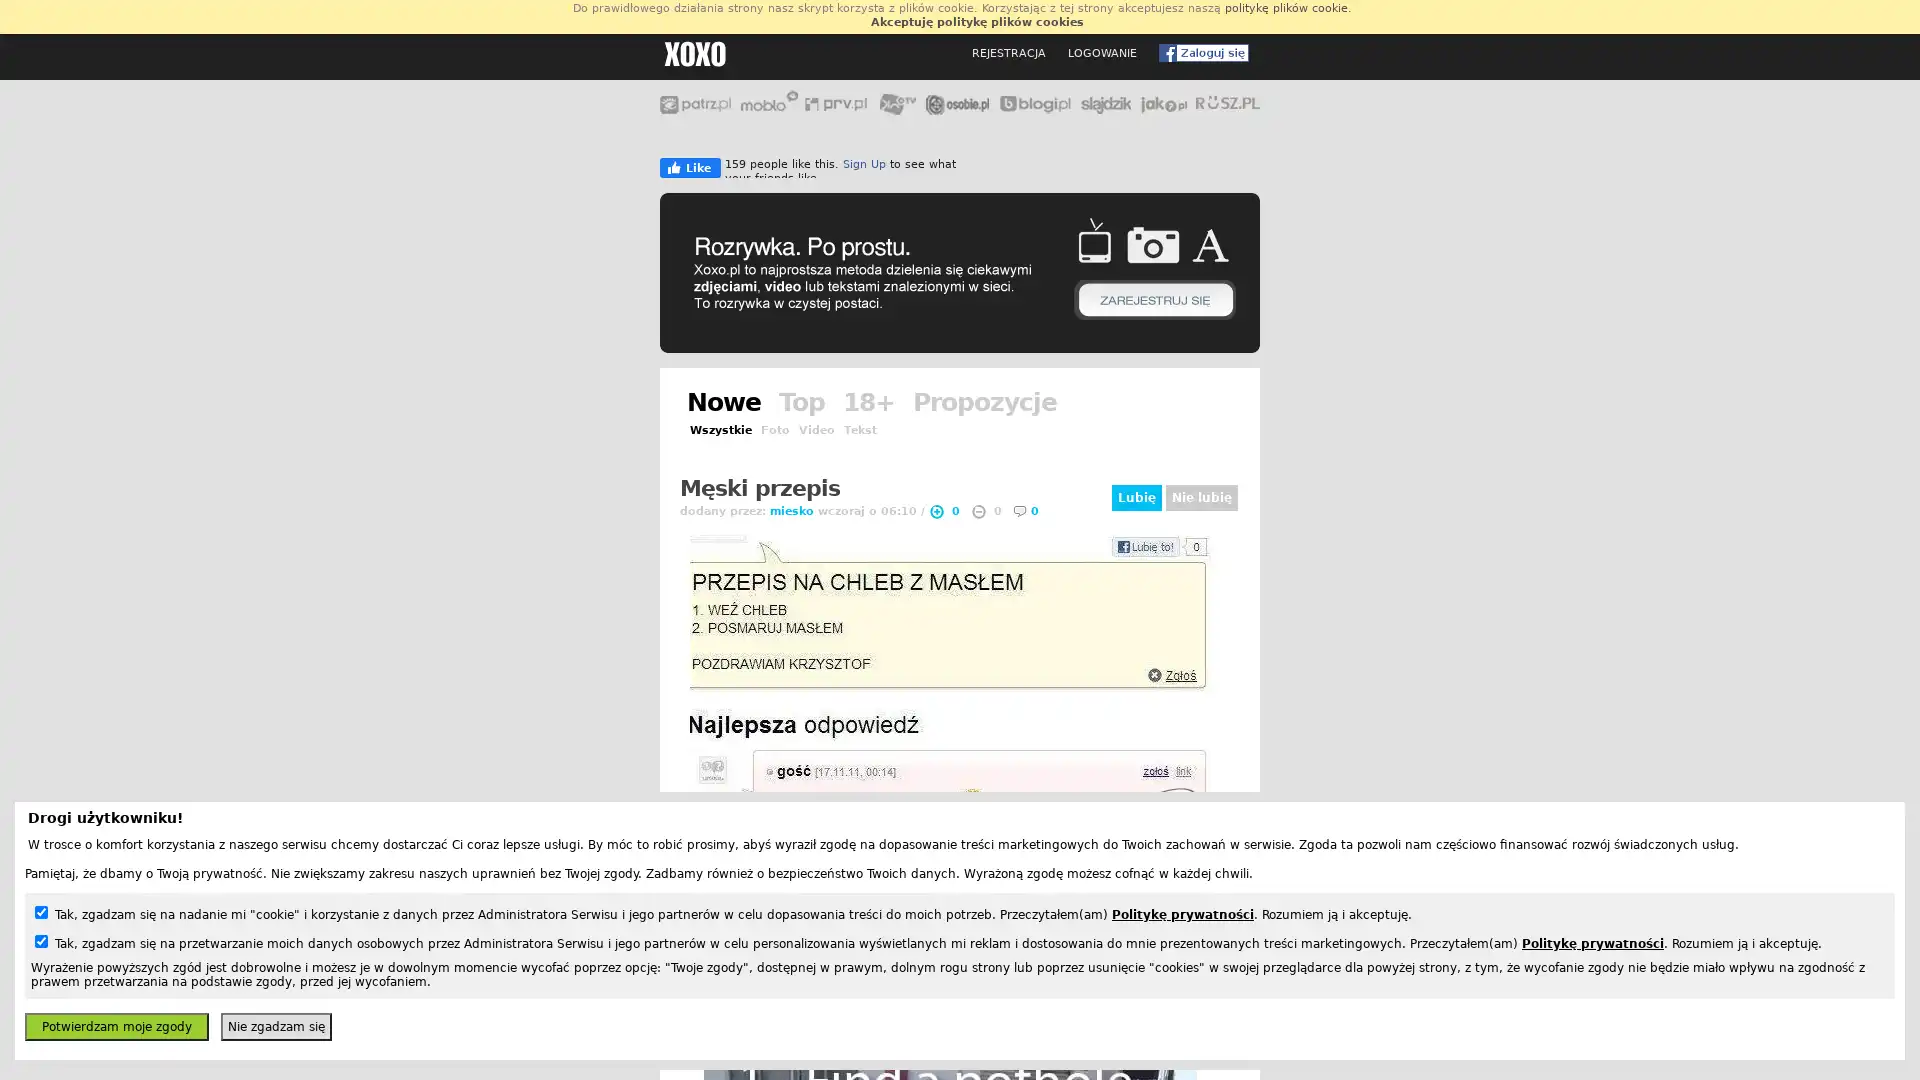 This screenshot has height=1080, width=1920. I want to click on Nie zgadzam sie, so click(275, 1026).